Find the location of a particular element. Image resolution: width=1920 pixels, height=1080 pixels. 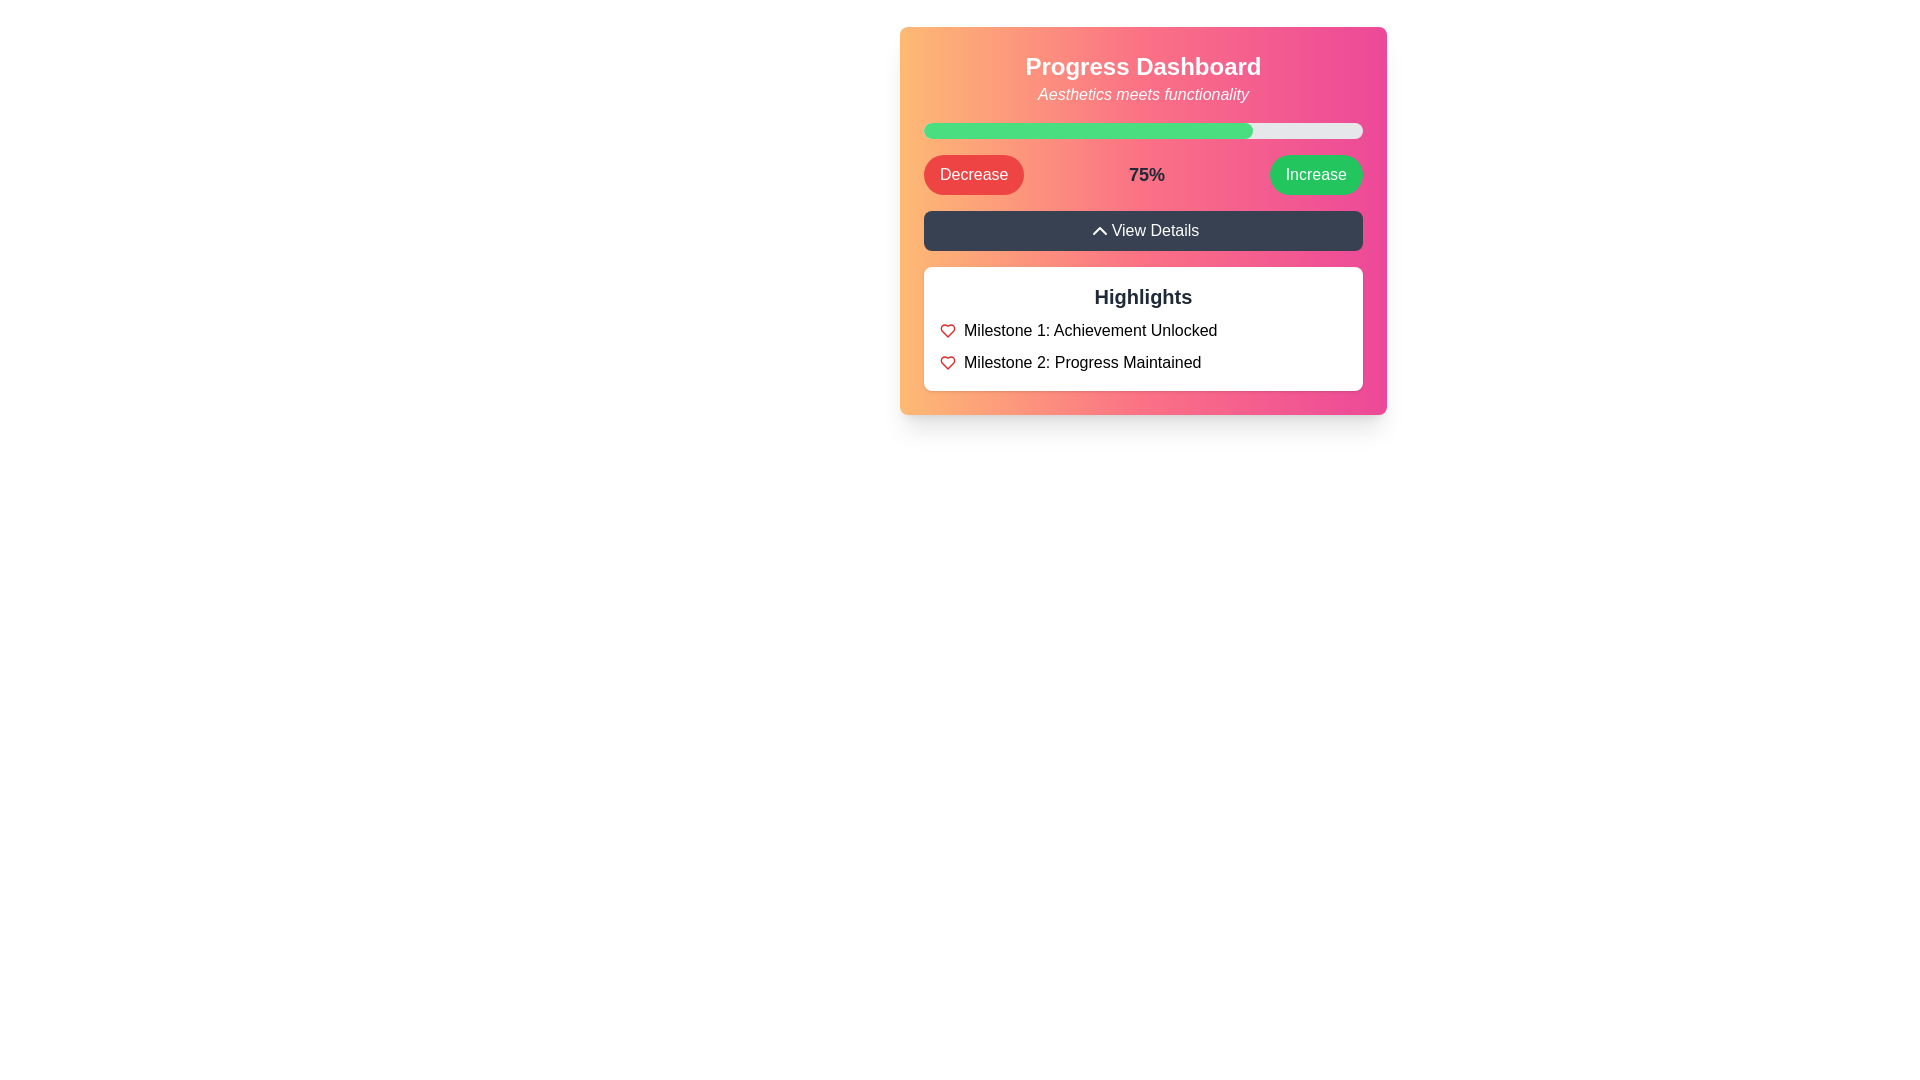

the static text label that reads 'Aesthetics meets functionality,' which is located directly below the 'Progress Dashboard' text and centered in the header area is located at coordinates (1143, 95).